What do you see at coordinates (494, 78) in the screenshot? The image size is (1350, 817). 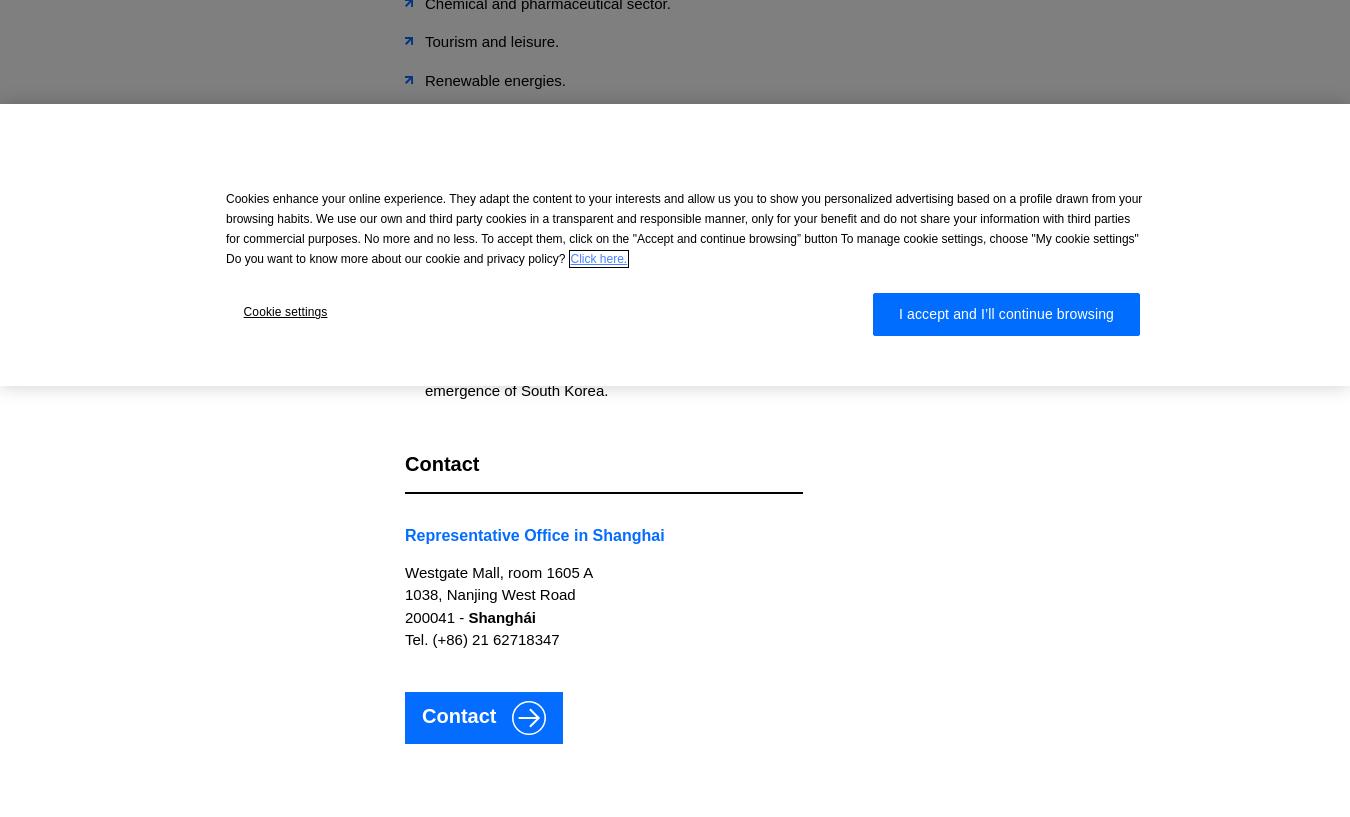 I see `'Renewable energies.'` at bounding box center [494, 78].